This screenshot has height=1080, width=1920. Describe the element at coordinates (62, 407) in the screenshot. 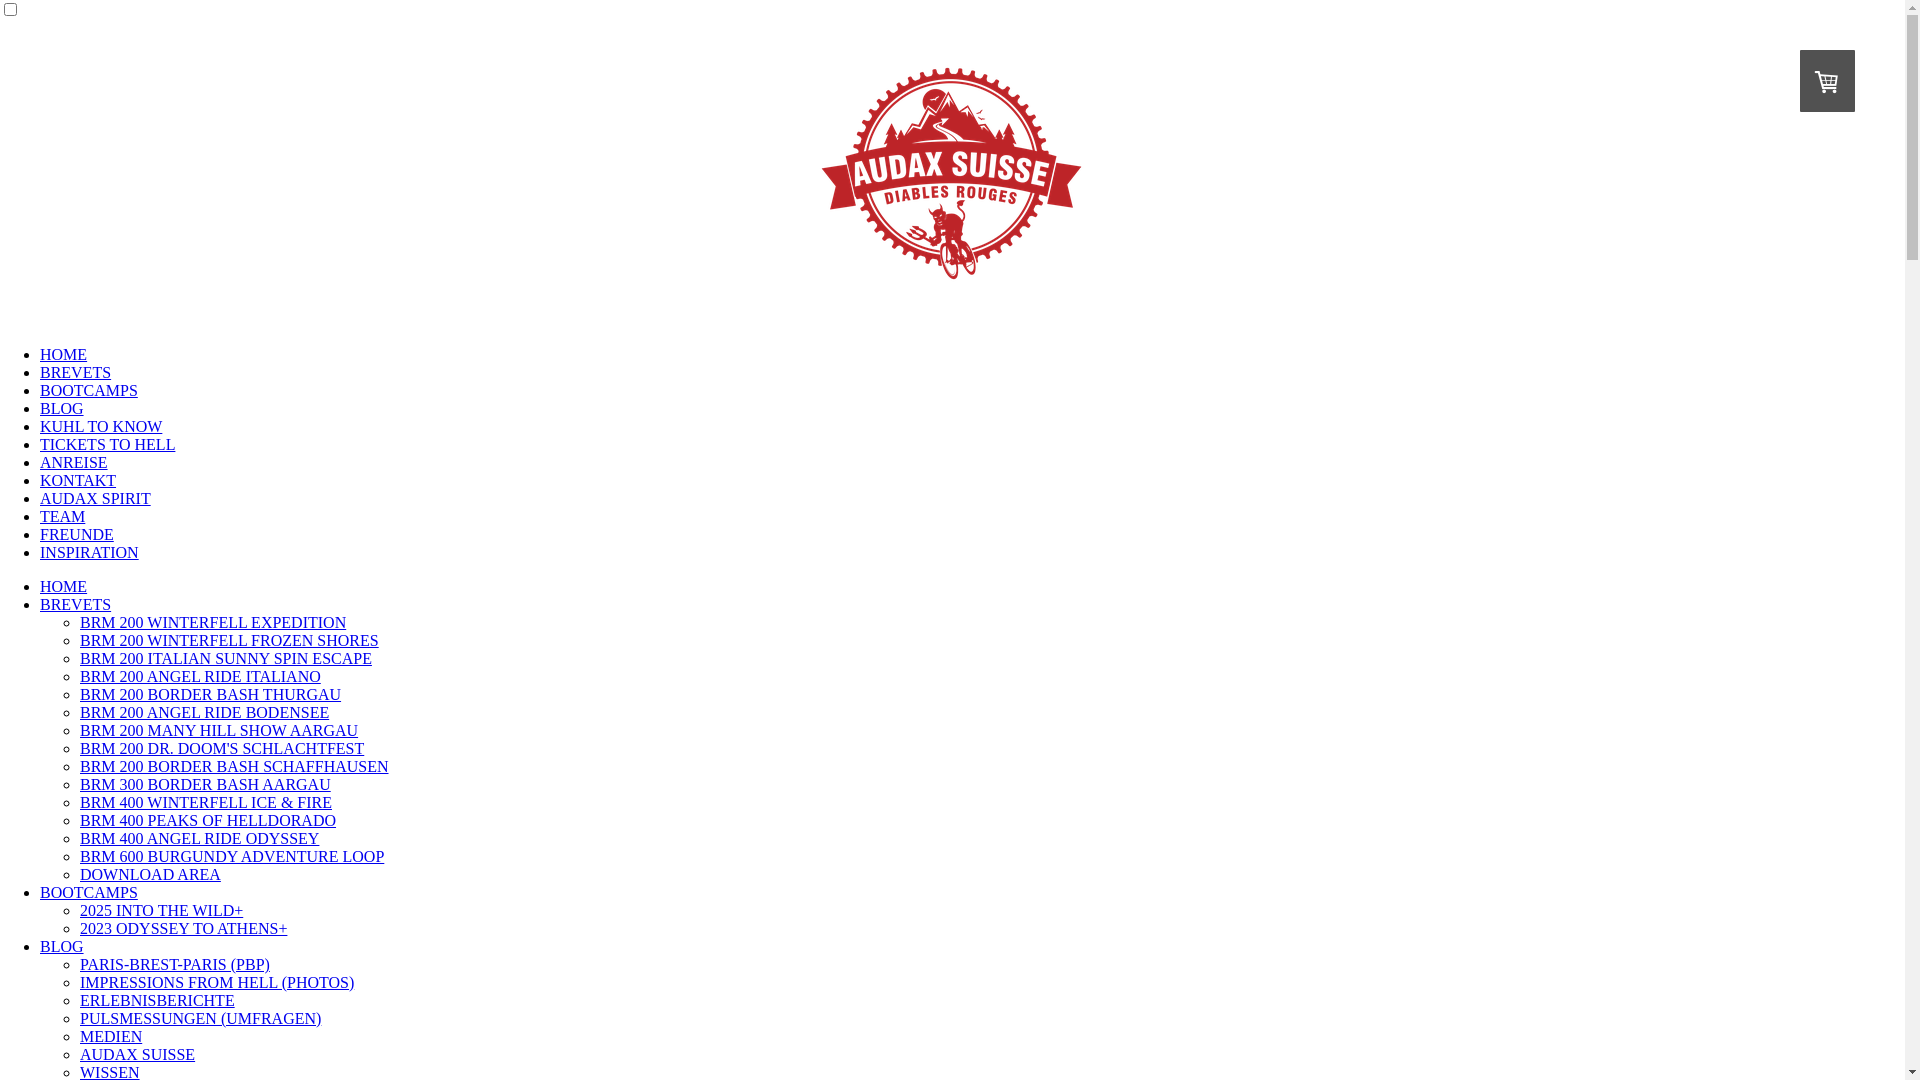

I see `'BLOG'` at that location.